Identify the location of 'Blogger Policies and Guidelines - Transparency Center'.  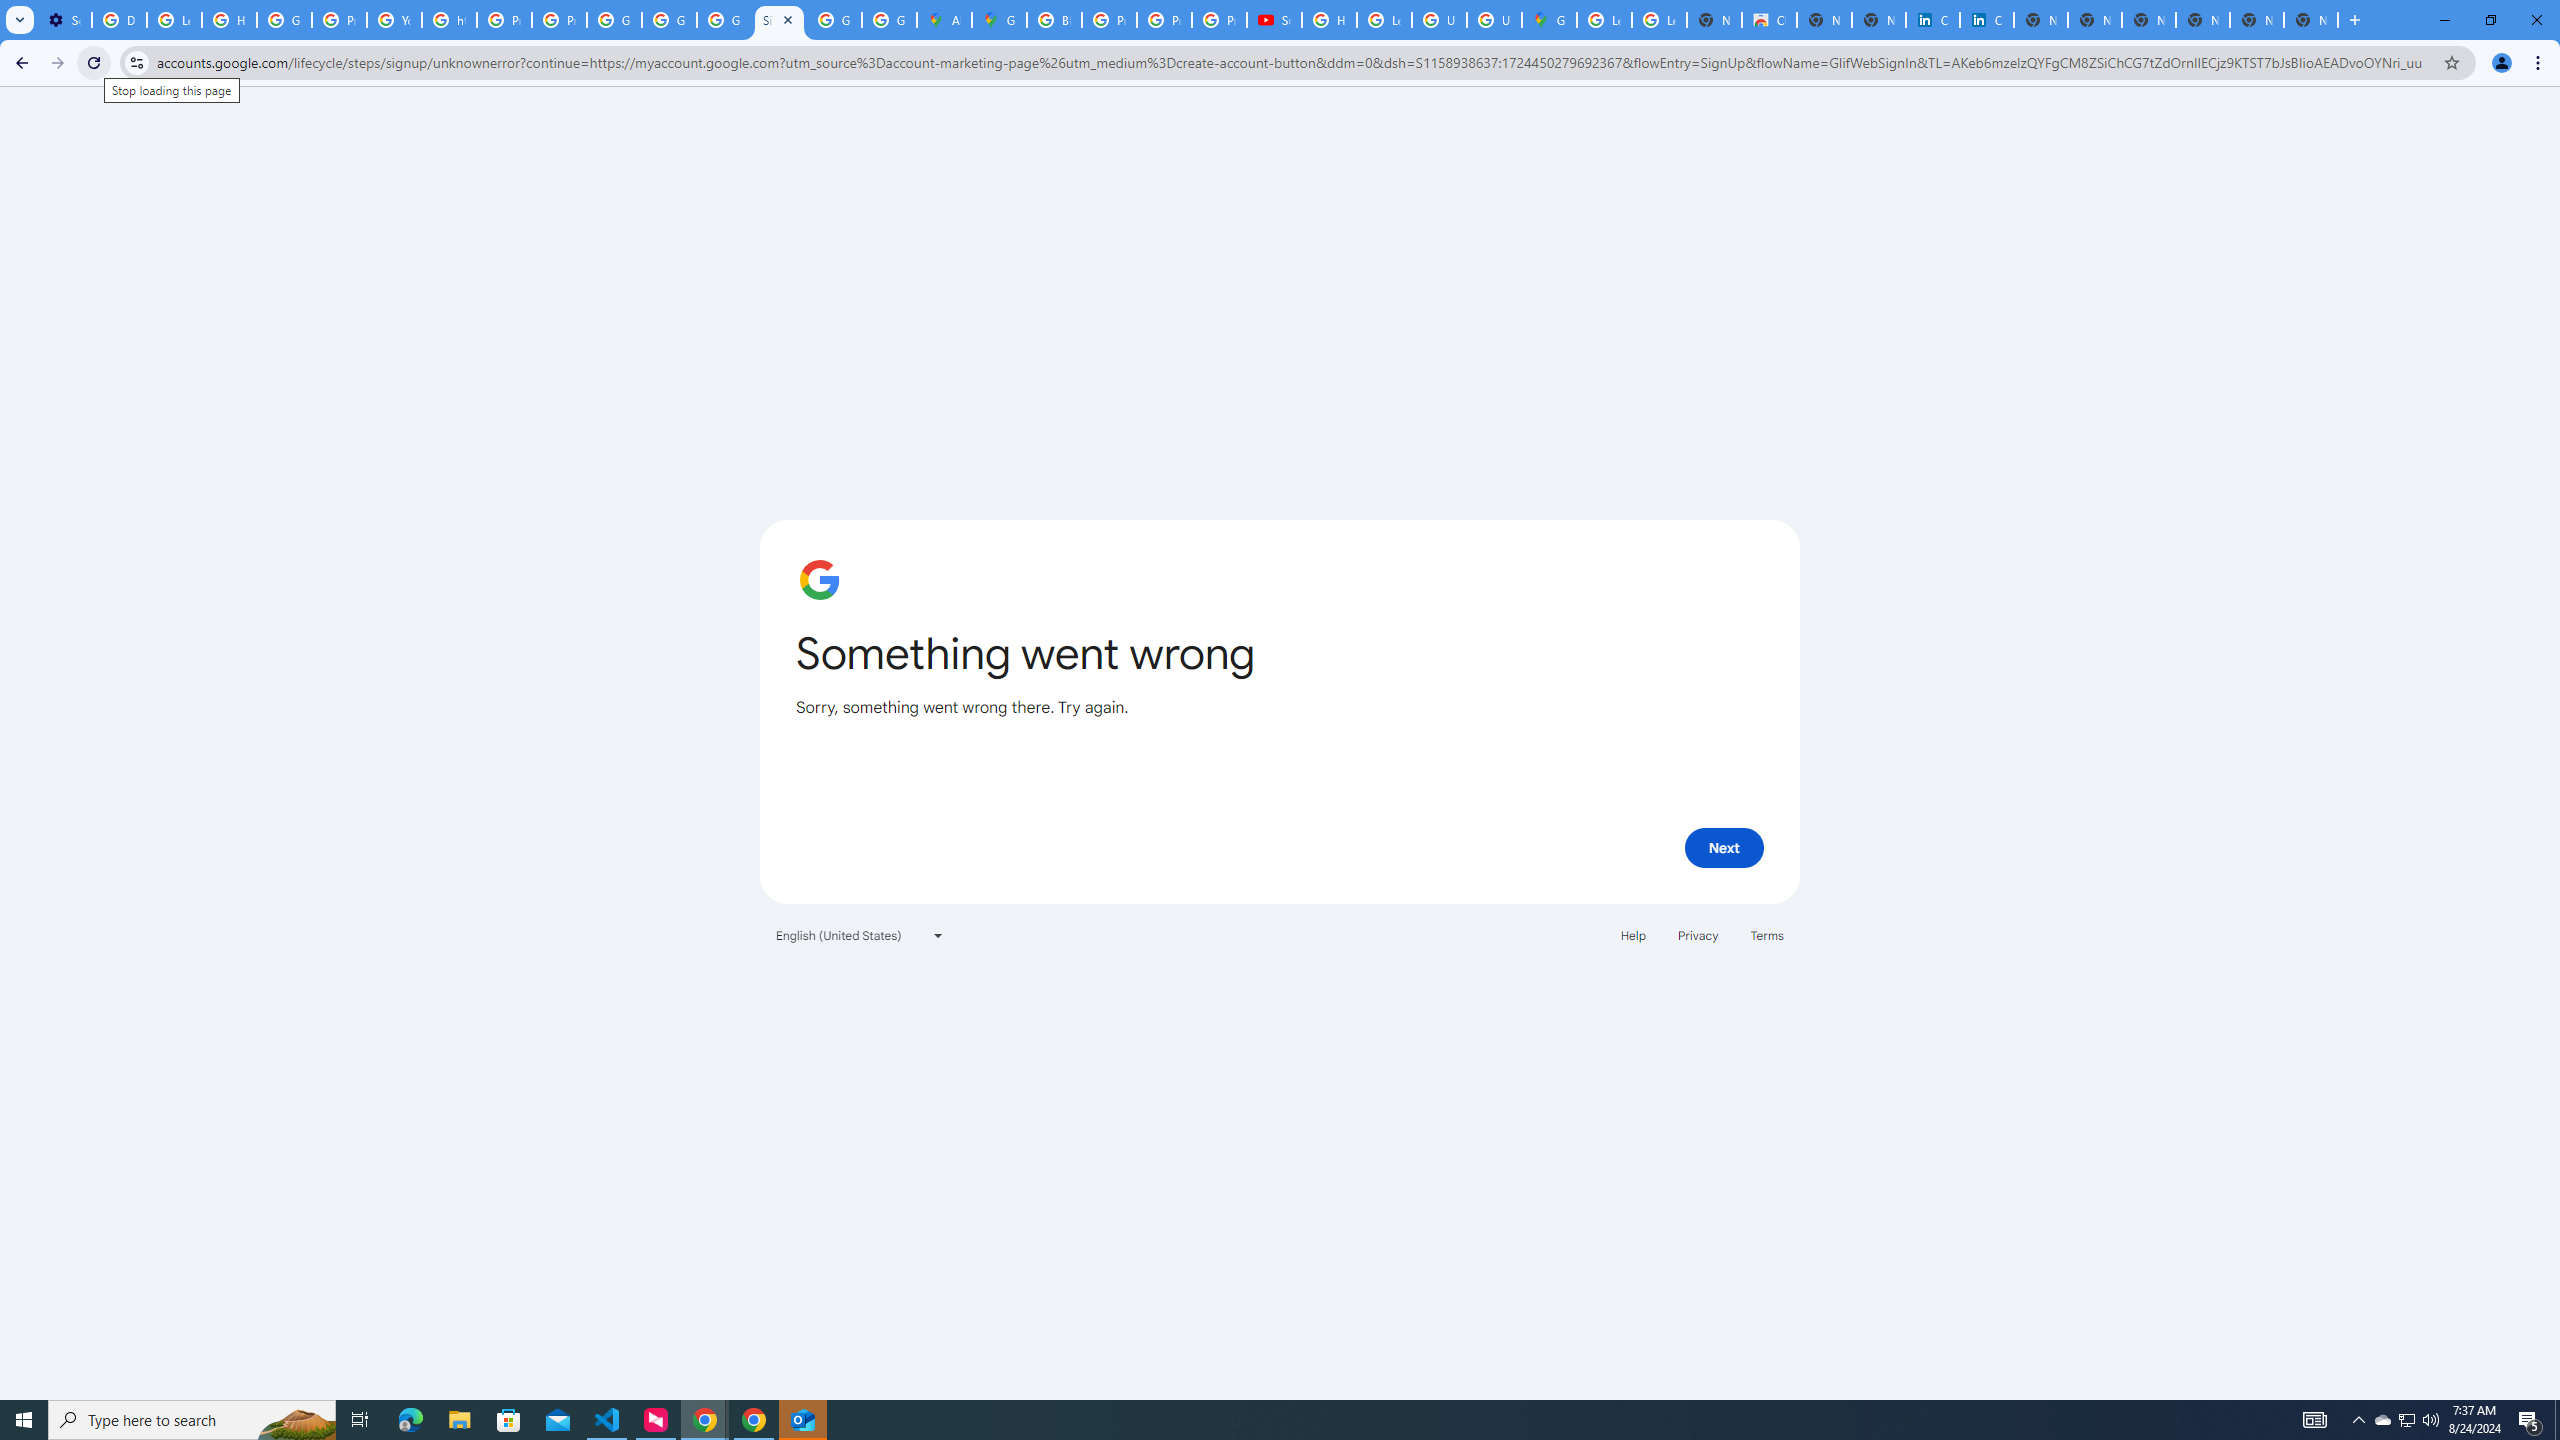
(1053, 19).